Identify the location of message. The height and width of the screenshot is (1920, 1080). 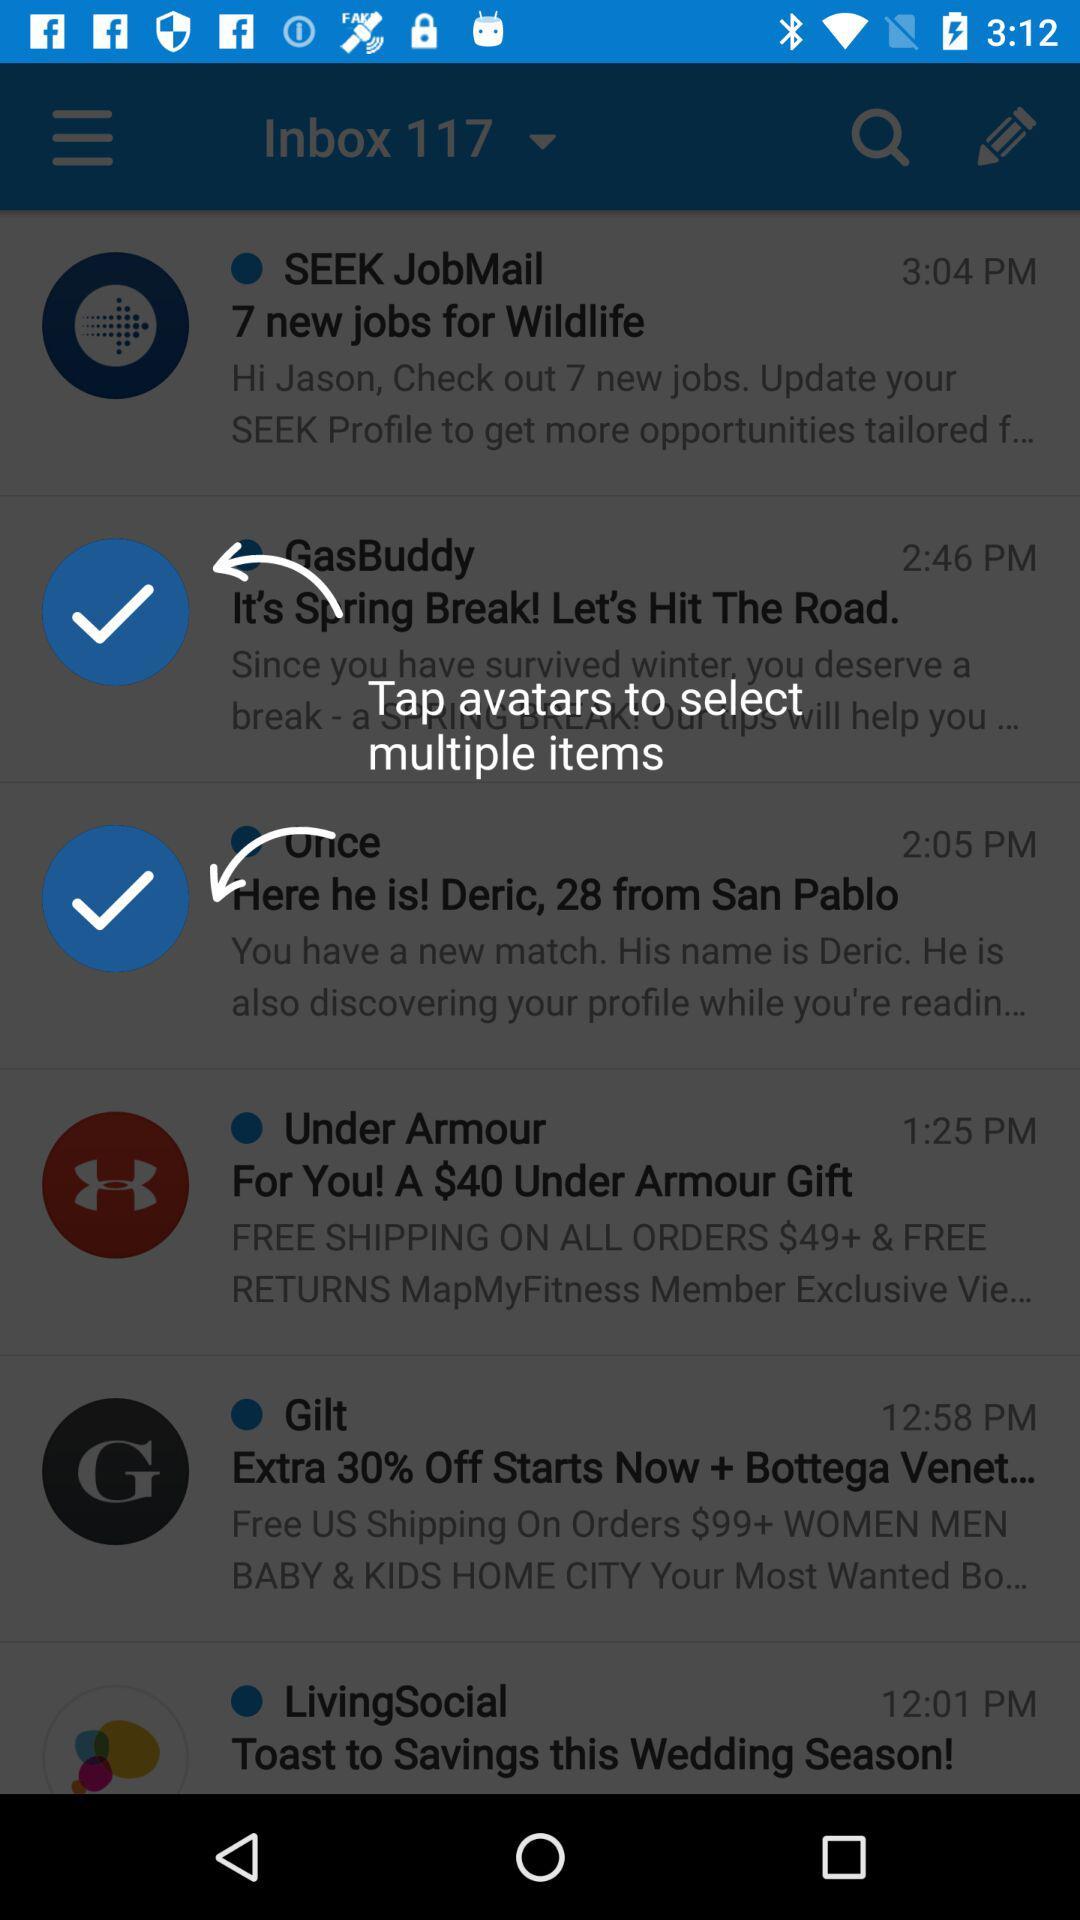
(115, 1738).